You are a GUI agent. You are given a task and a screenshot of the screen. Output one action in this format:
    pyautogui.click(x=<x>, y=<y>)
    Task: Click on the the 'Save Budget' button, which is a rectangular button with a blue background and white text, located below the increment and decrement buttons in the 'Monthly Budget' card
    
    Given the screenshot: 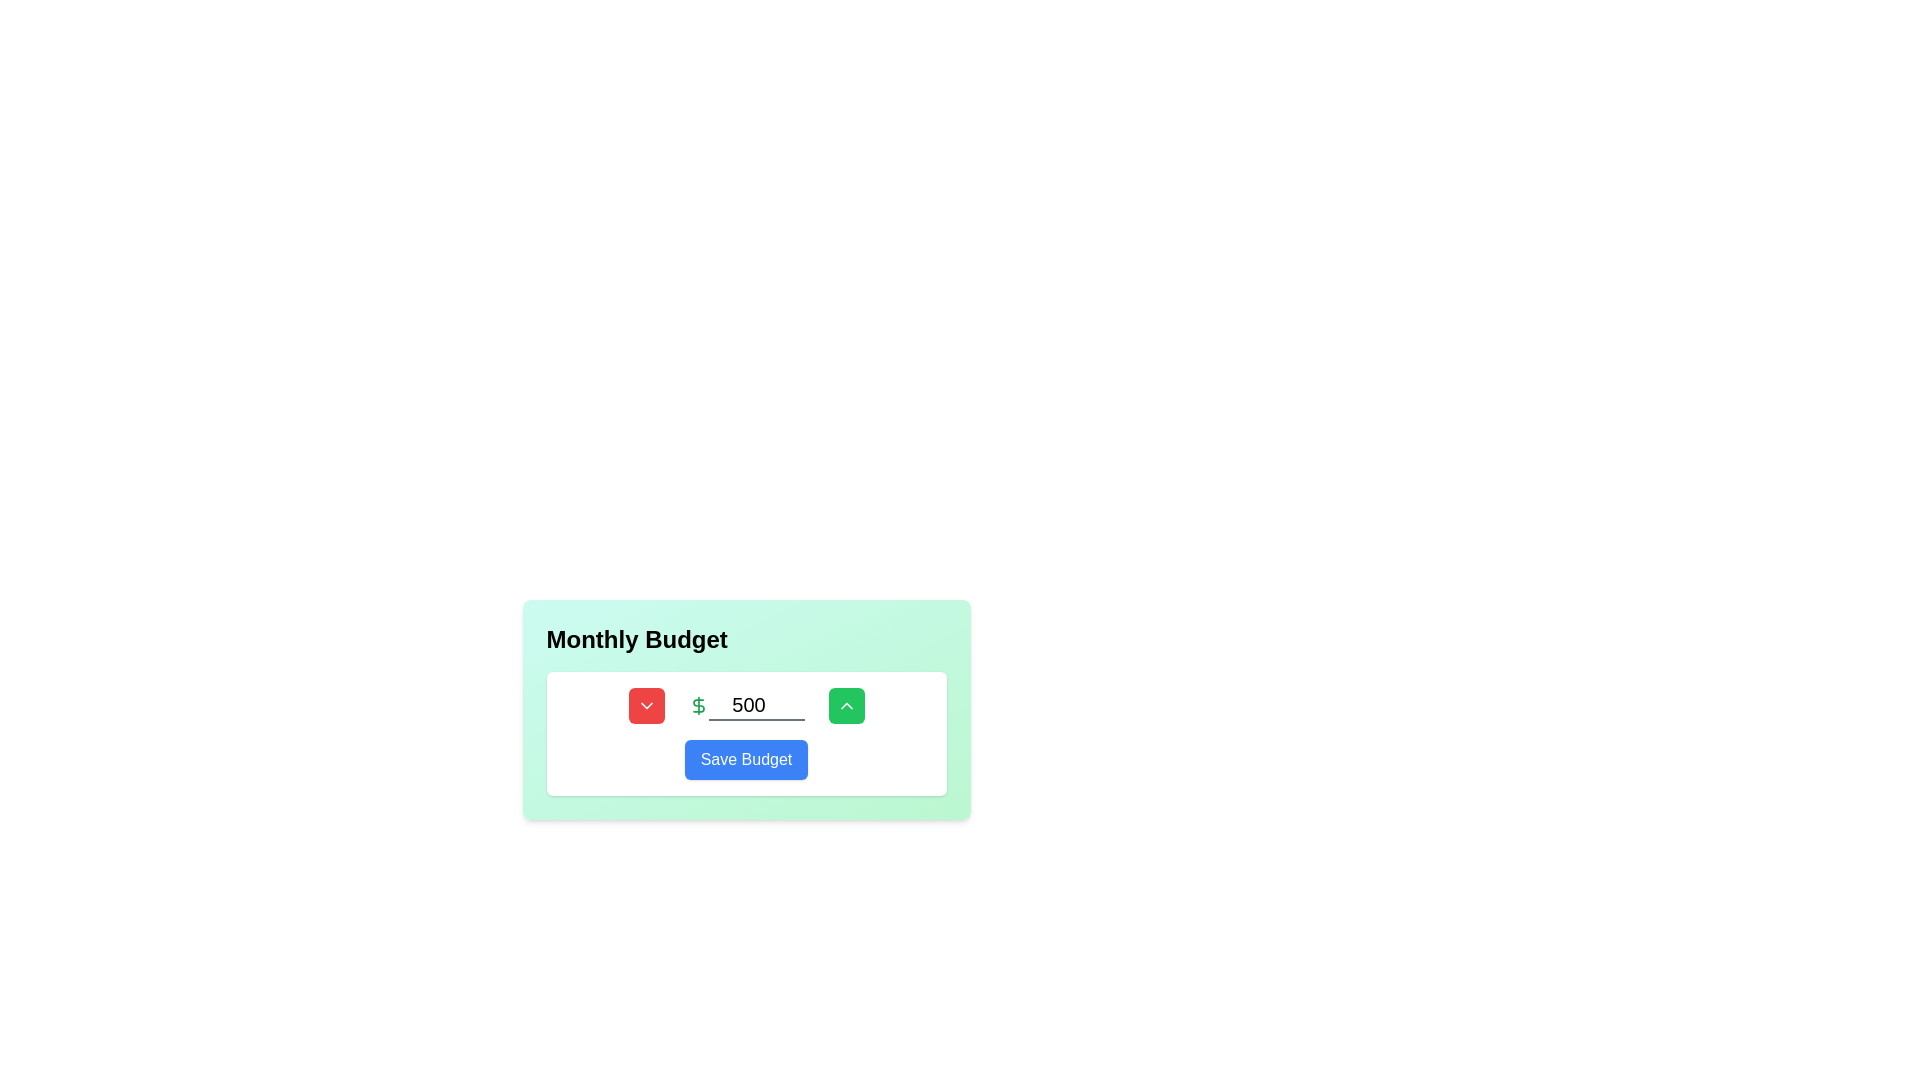 What is the action you would take?
    pyautogui.click(x=745, y=733)
    